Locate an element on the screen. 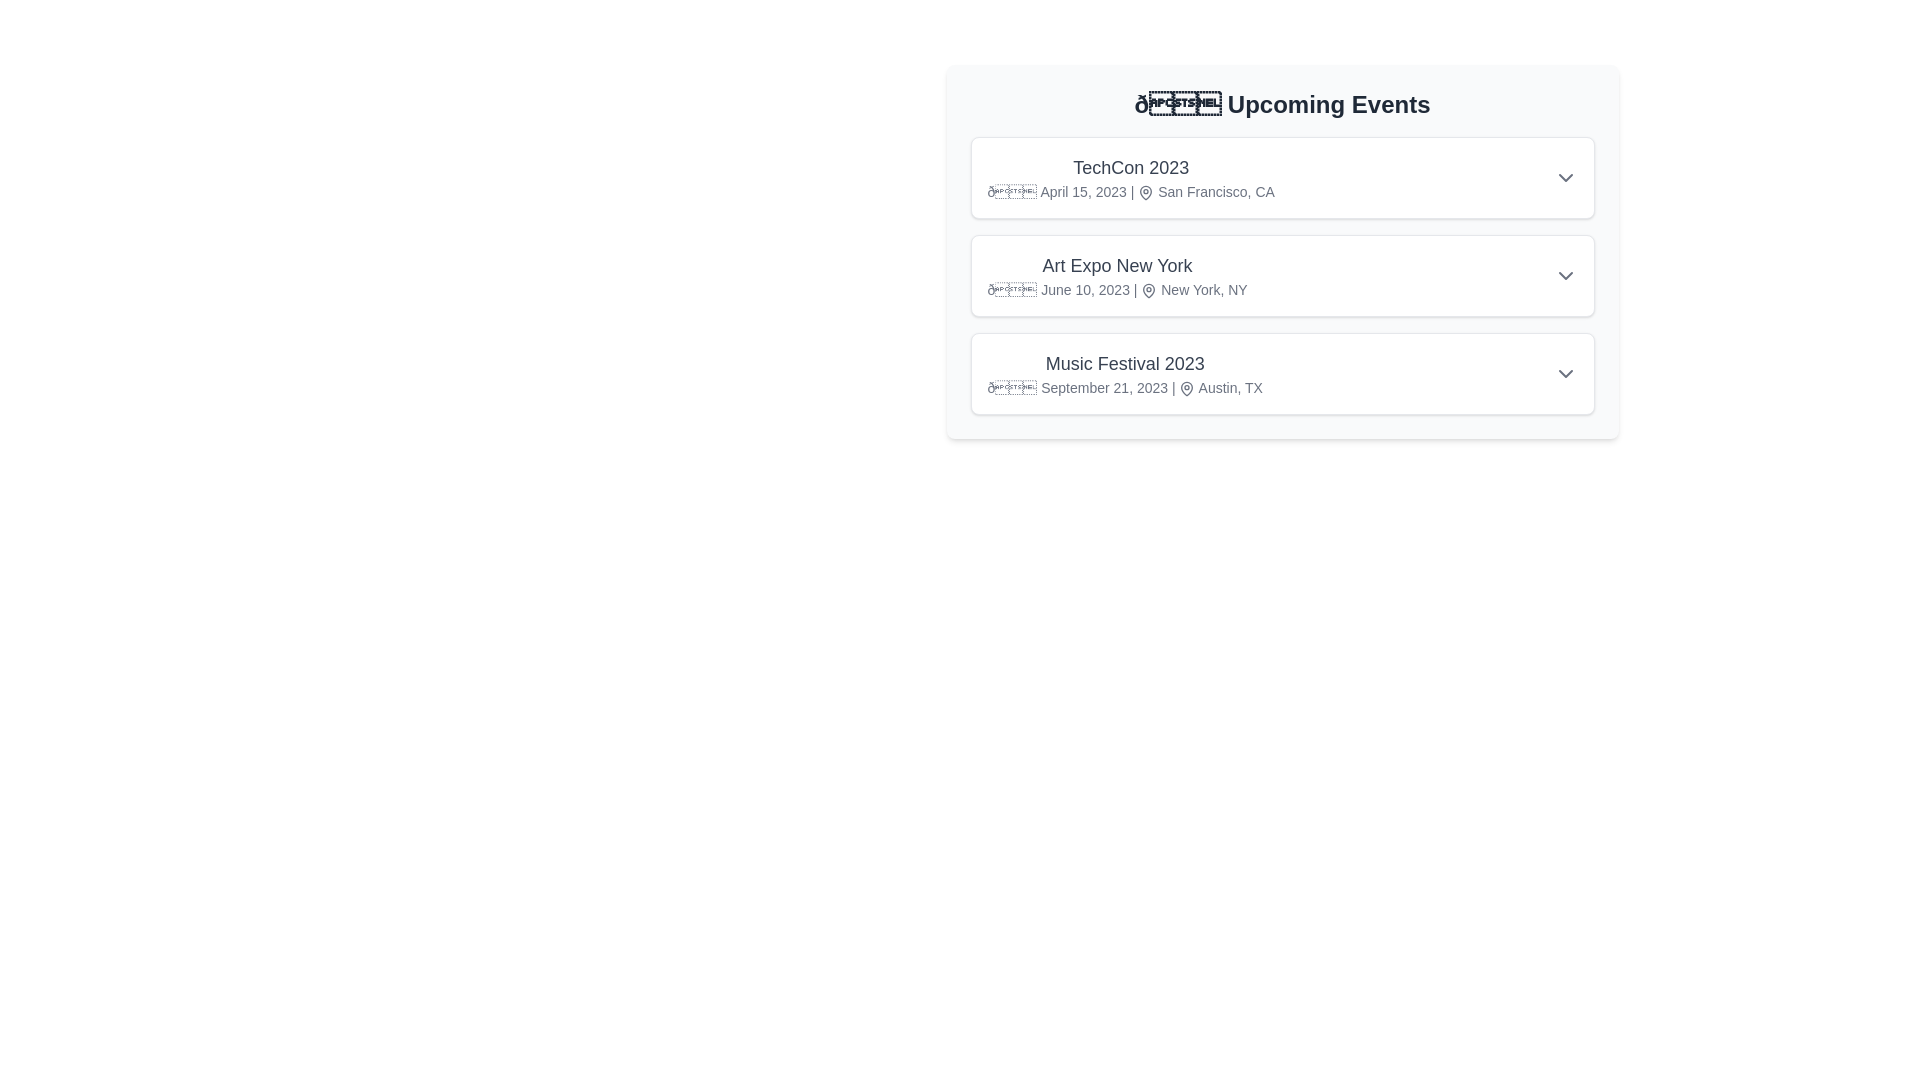 This screenshot has width=1920, height=1080. the location icon for the event titled 'Art Expo New York' is located at coordinates (1149, 291).